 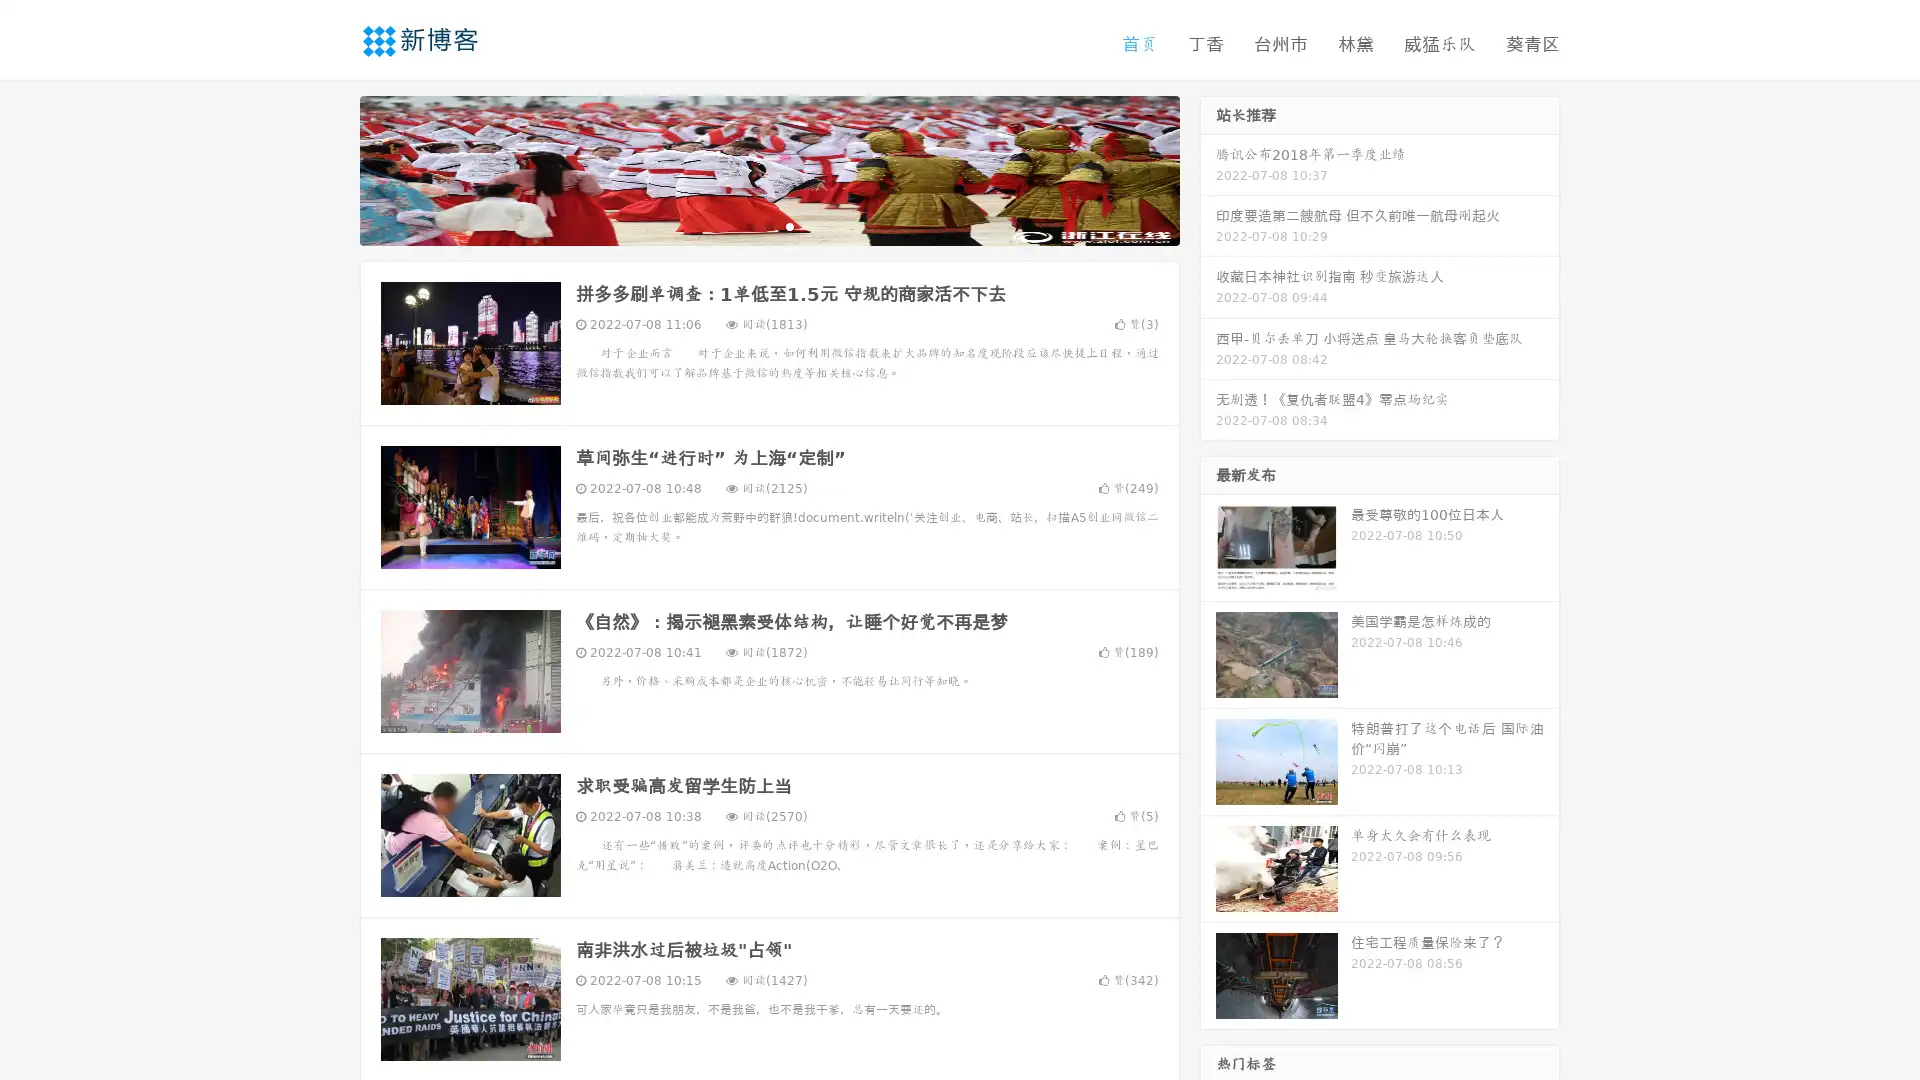 I want to click on Go to slide 3, so click(x=789, y=225).